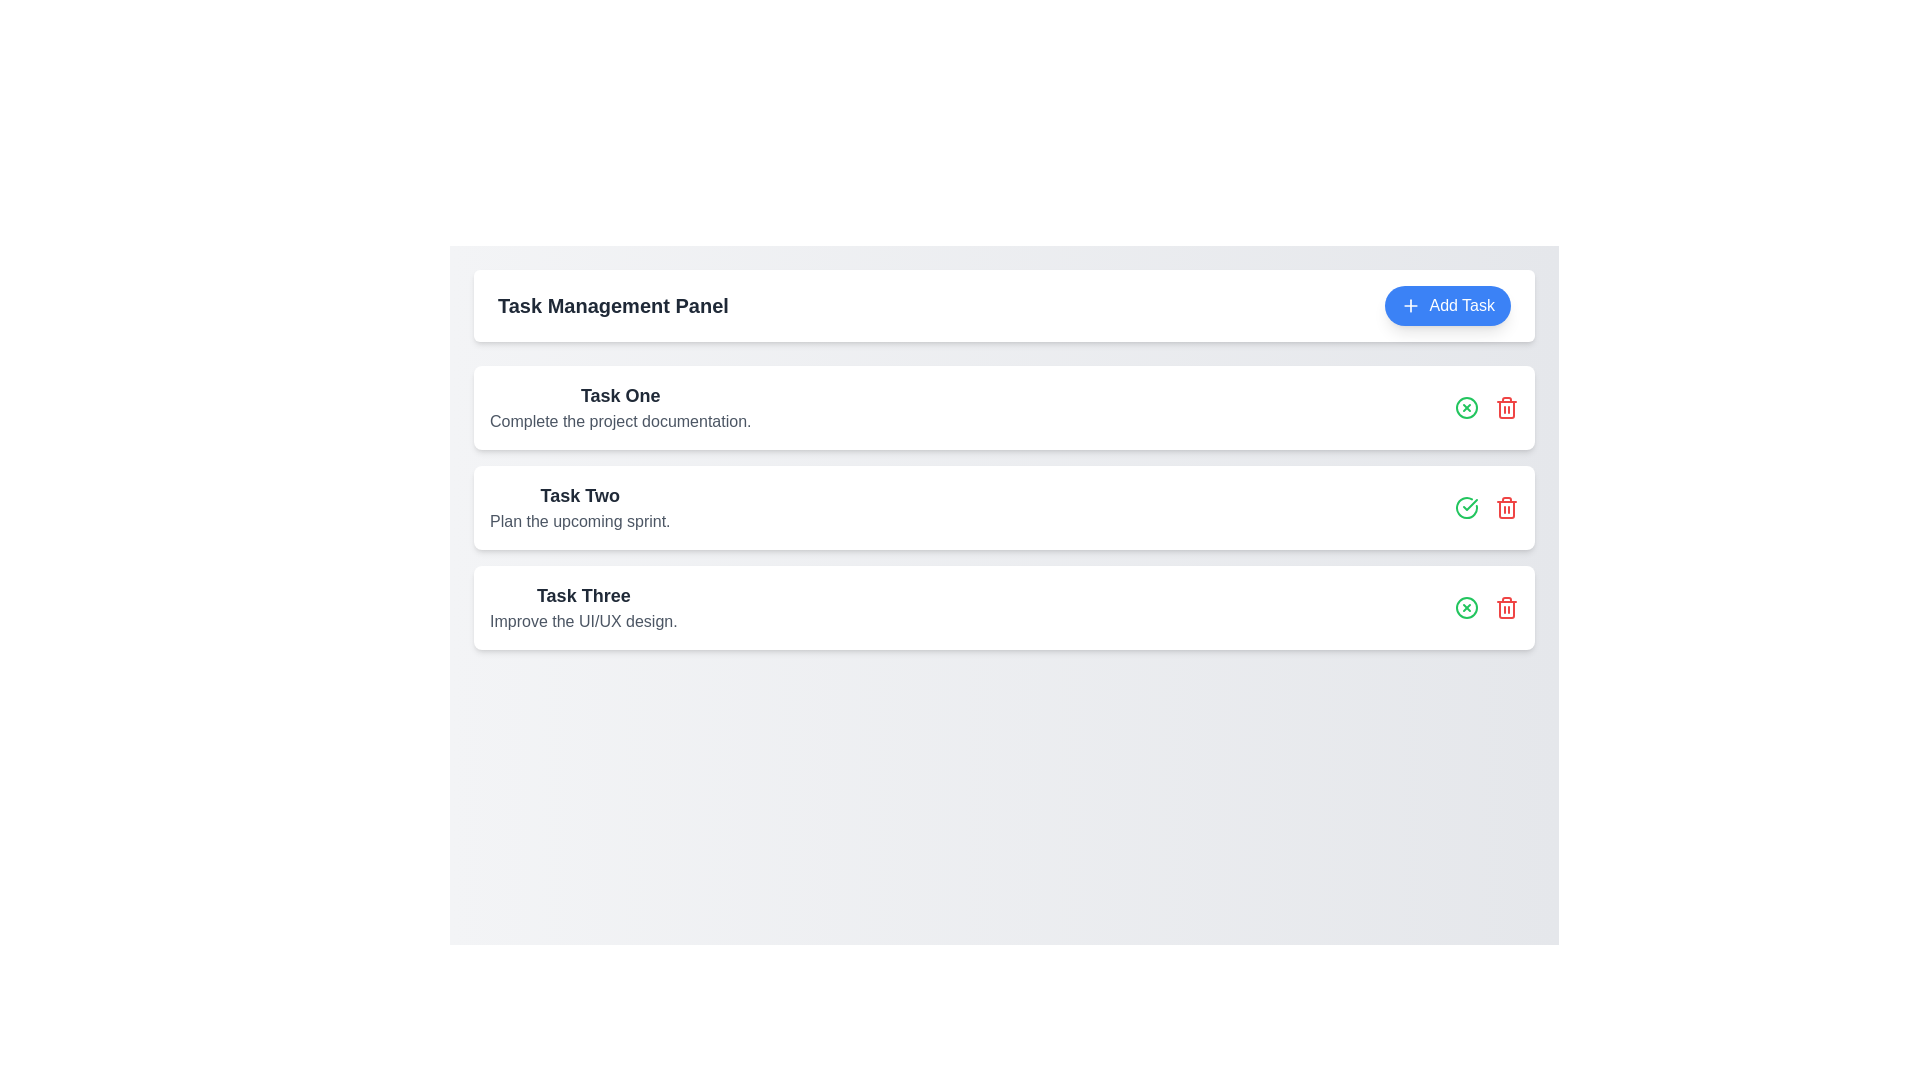 This screenshot has height=1080, width=1920. Describe the element at coordinates (1470, 504) in the screenshot. I see `the checkmark icon in the third task row to mark the task as complete` at that location.